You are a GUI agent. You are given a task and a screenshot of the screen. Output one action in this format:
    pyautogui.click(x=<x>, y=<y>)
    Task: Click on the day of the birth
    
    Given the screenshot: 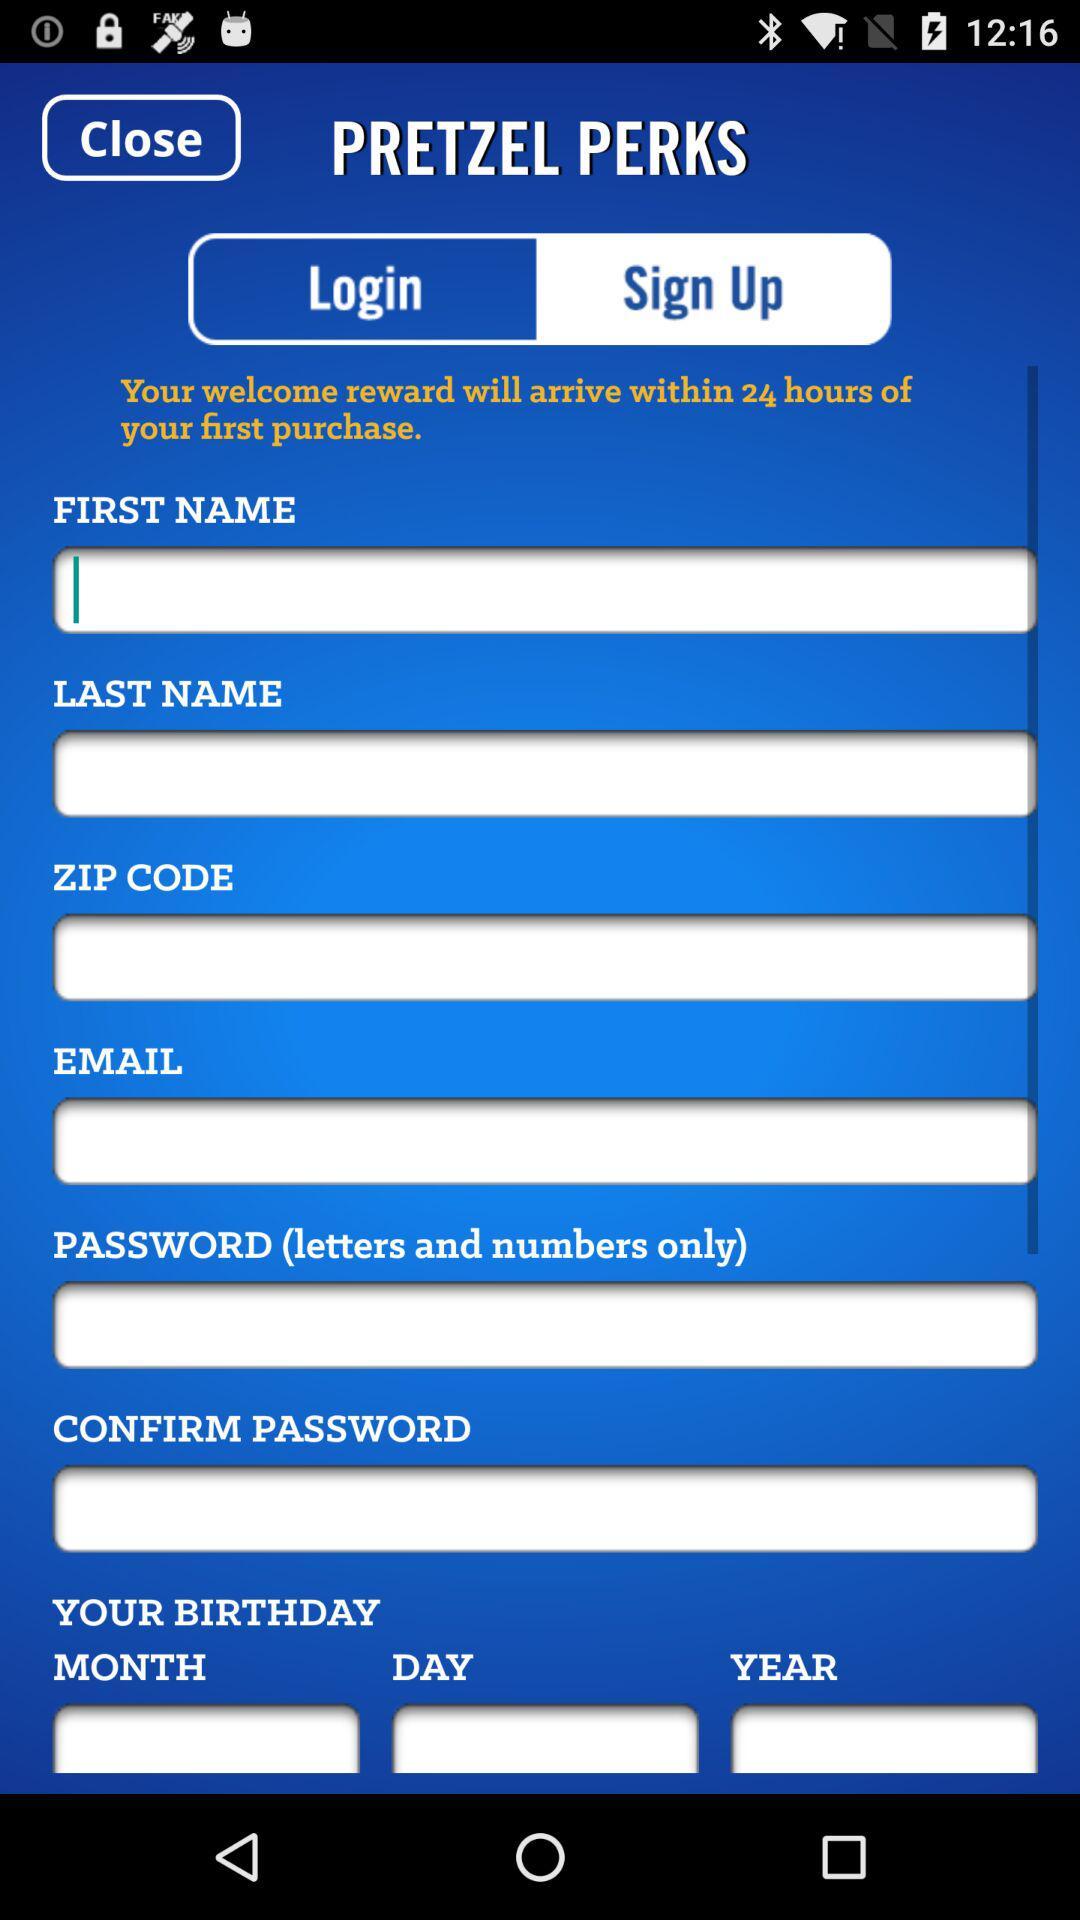 What is the action you would take?
    pyautogui.click(x=545, y=1737)
    